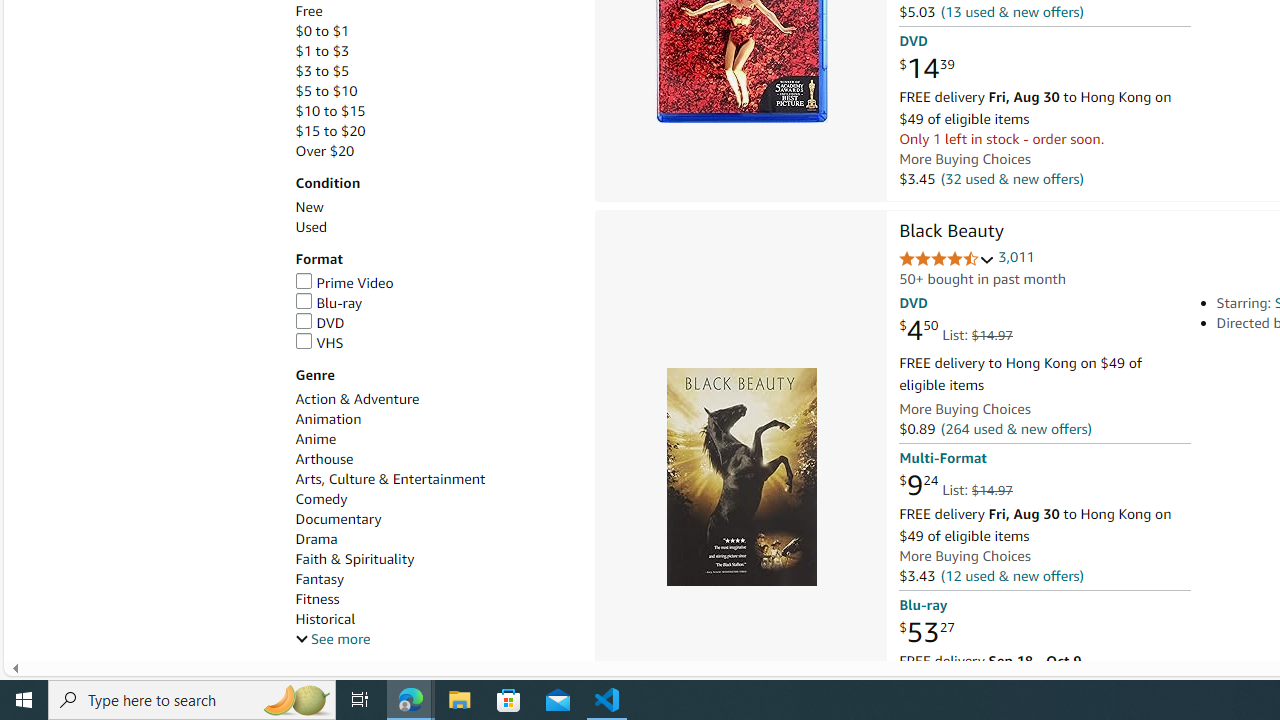 The height and width of the screenshot is (720, 1280). What do you see at coordinates (433, 399) in the screenshot?
I see `'Action & Adventure'` at bounding box center [433, 399].